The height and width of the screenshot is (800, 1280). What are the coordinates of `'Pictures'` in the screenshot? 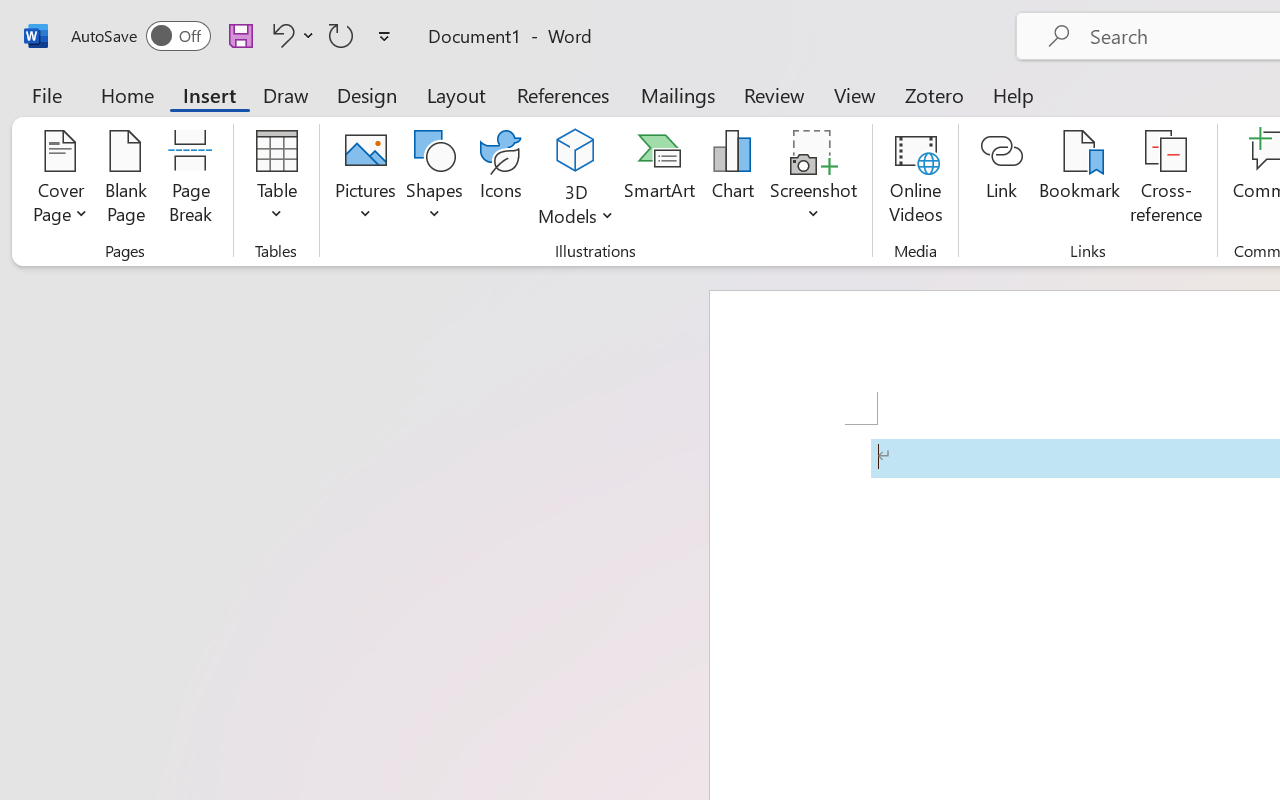 It's located at (365, 179).